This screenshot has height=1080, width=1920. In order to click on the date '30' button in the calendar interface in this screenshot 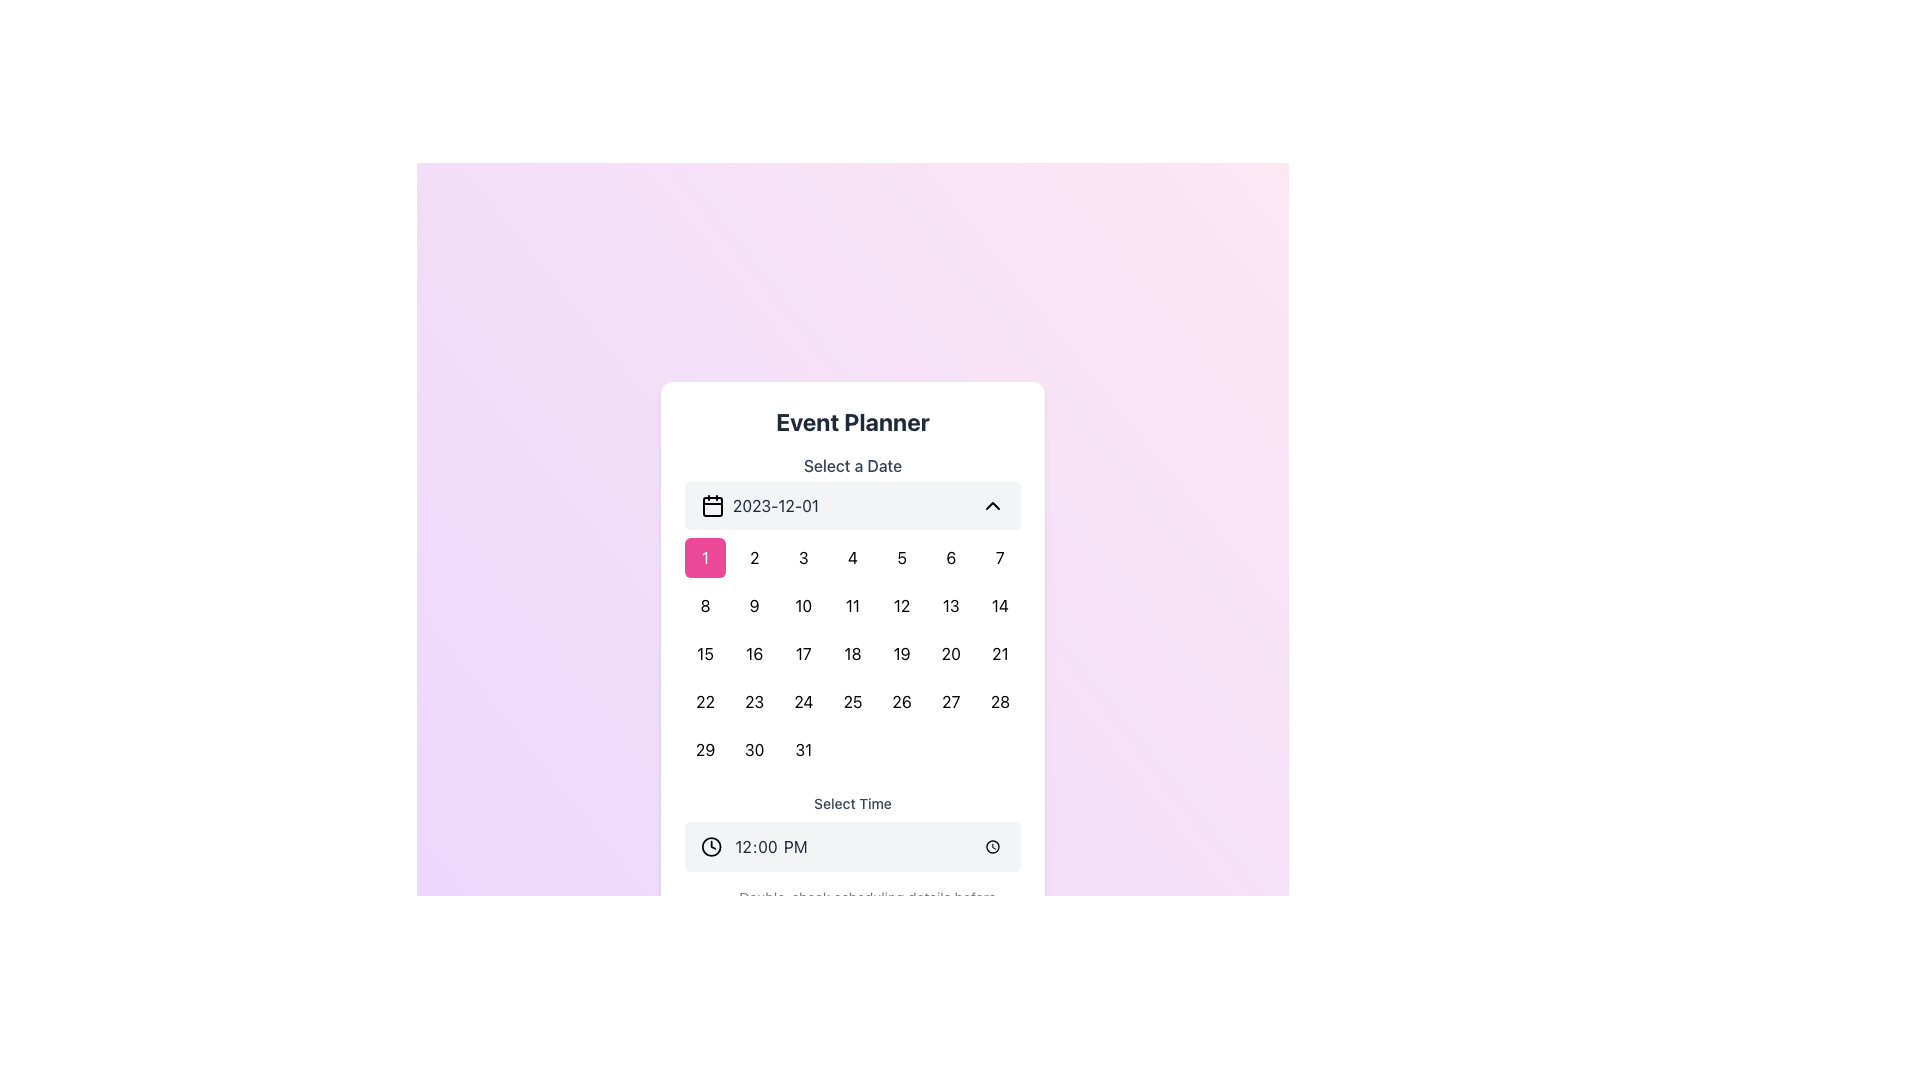, I will do `click(753, 749)`.